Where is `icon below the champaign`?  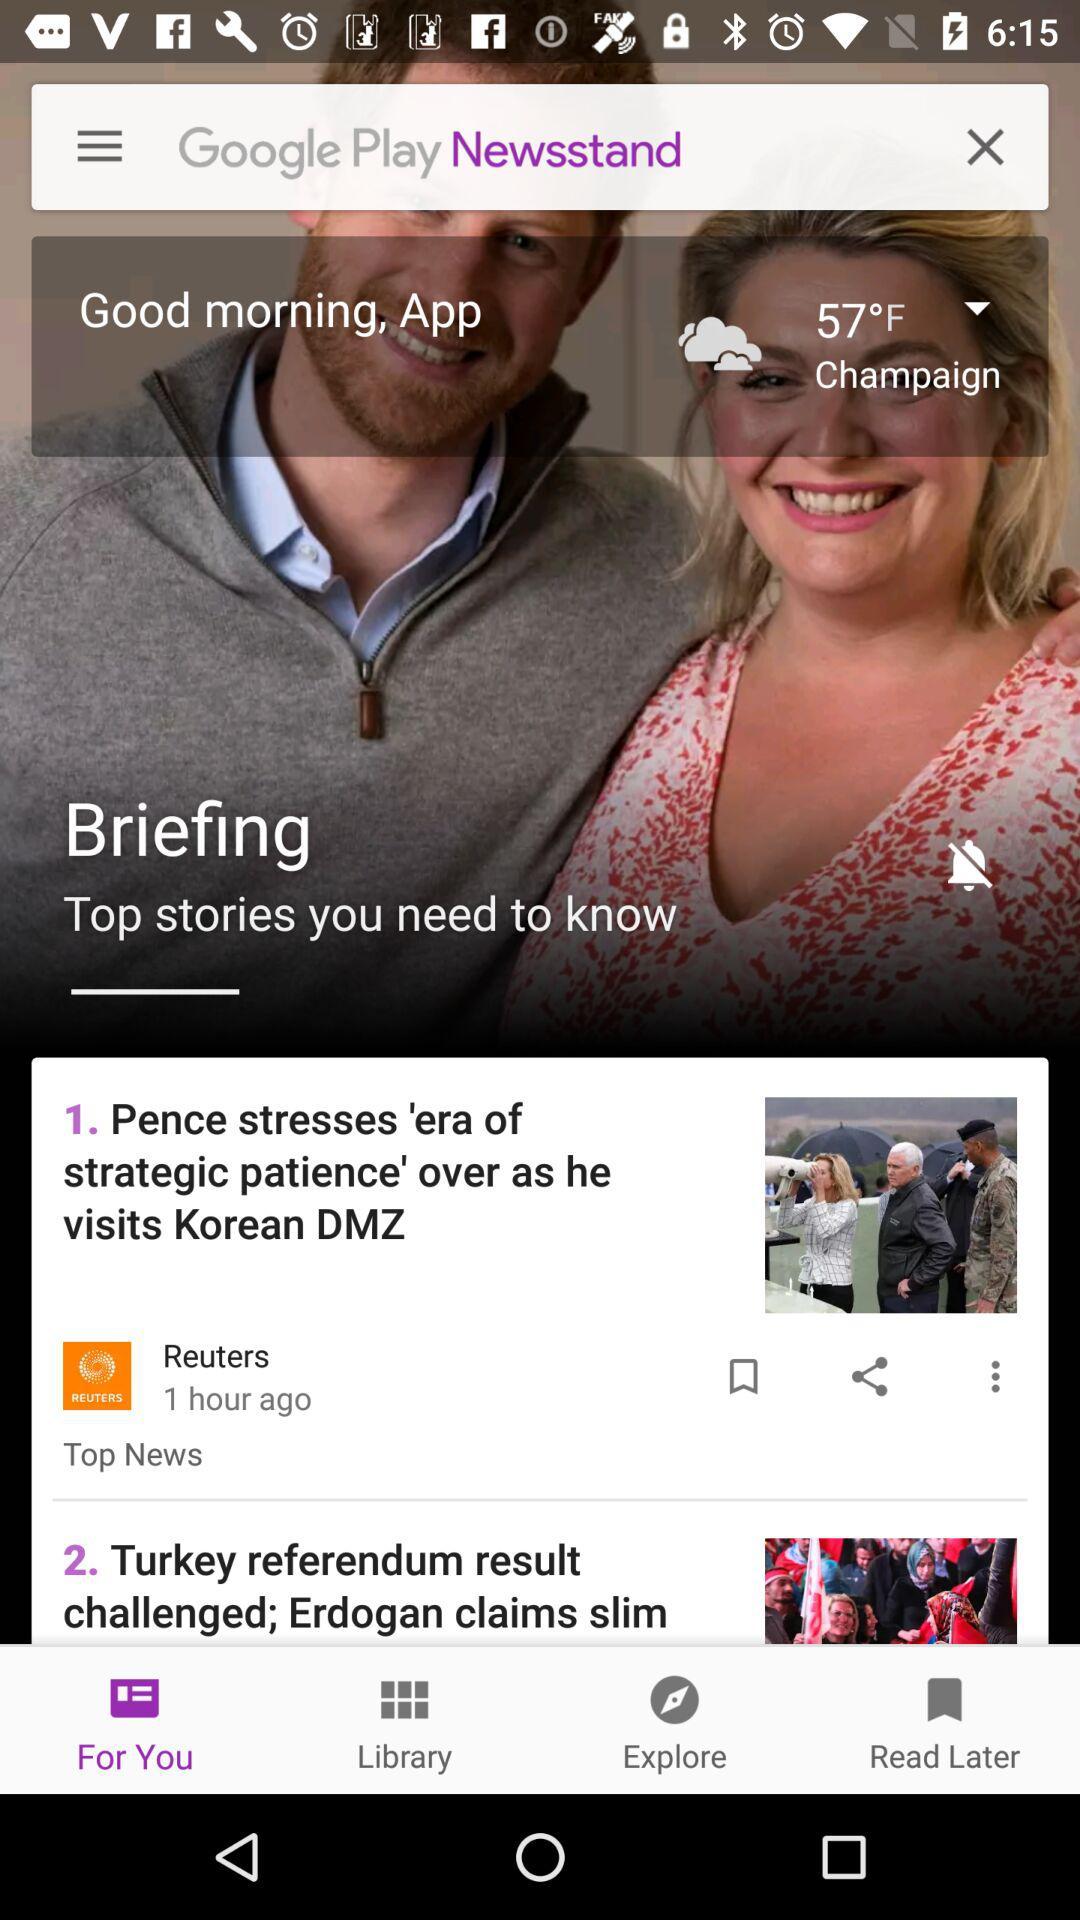 icon below the champaign is located at coordinates (960, 864).